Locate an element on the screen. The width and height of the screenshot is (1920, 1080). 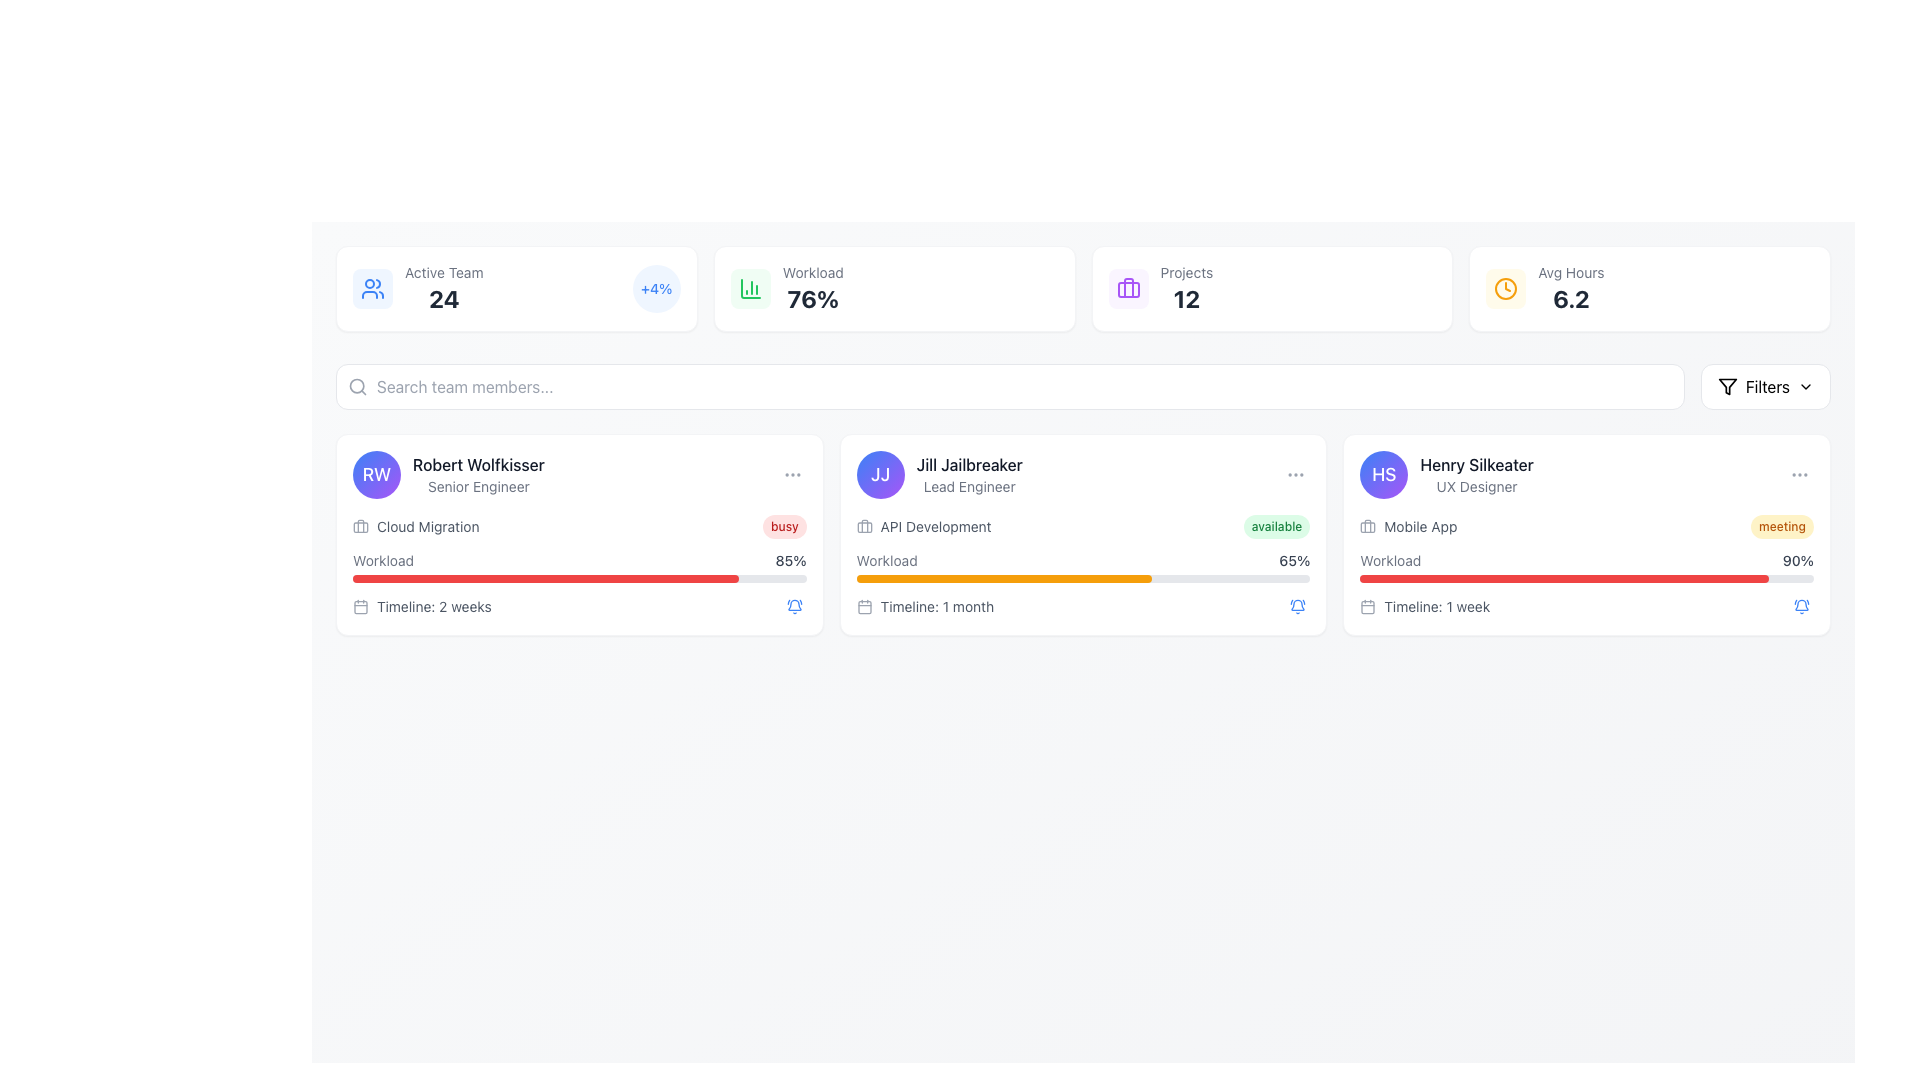
the text display element that shows 'Workload' with the value '76%' is located at coordinates (813, 289).